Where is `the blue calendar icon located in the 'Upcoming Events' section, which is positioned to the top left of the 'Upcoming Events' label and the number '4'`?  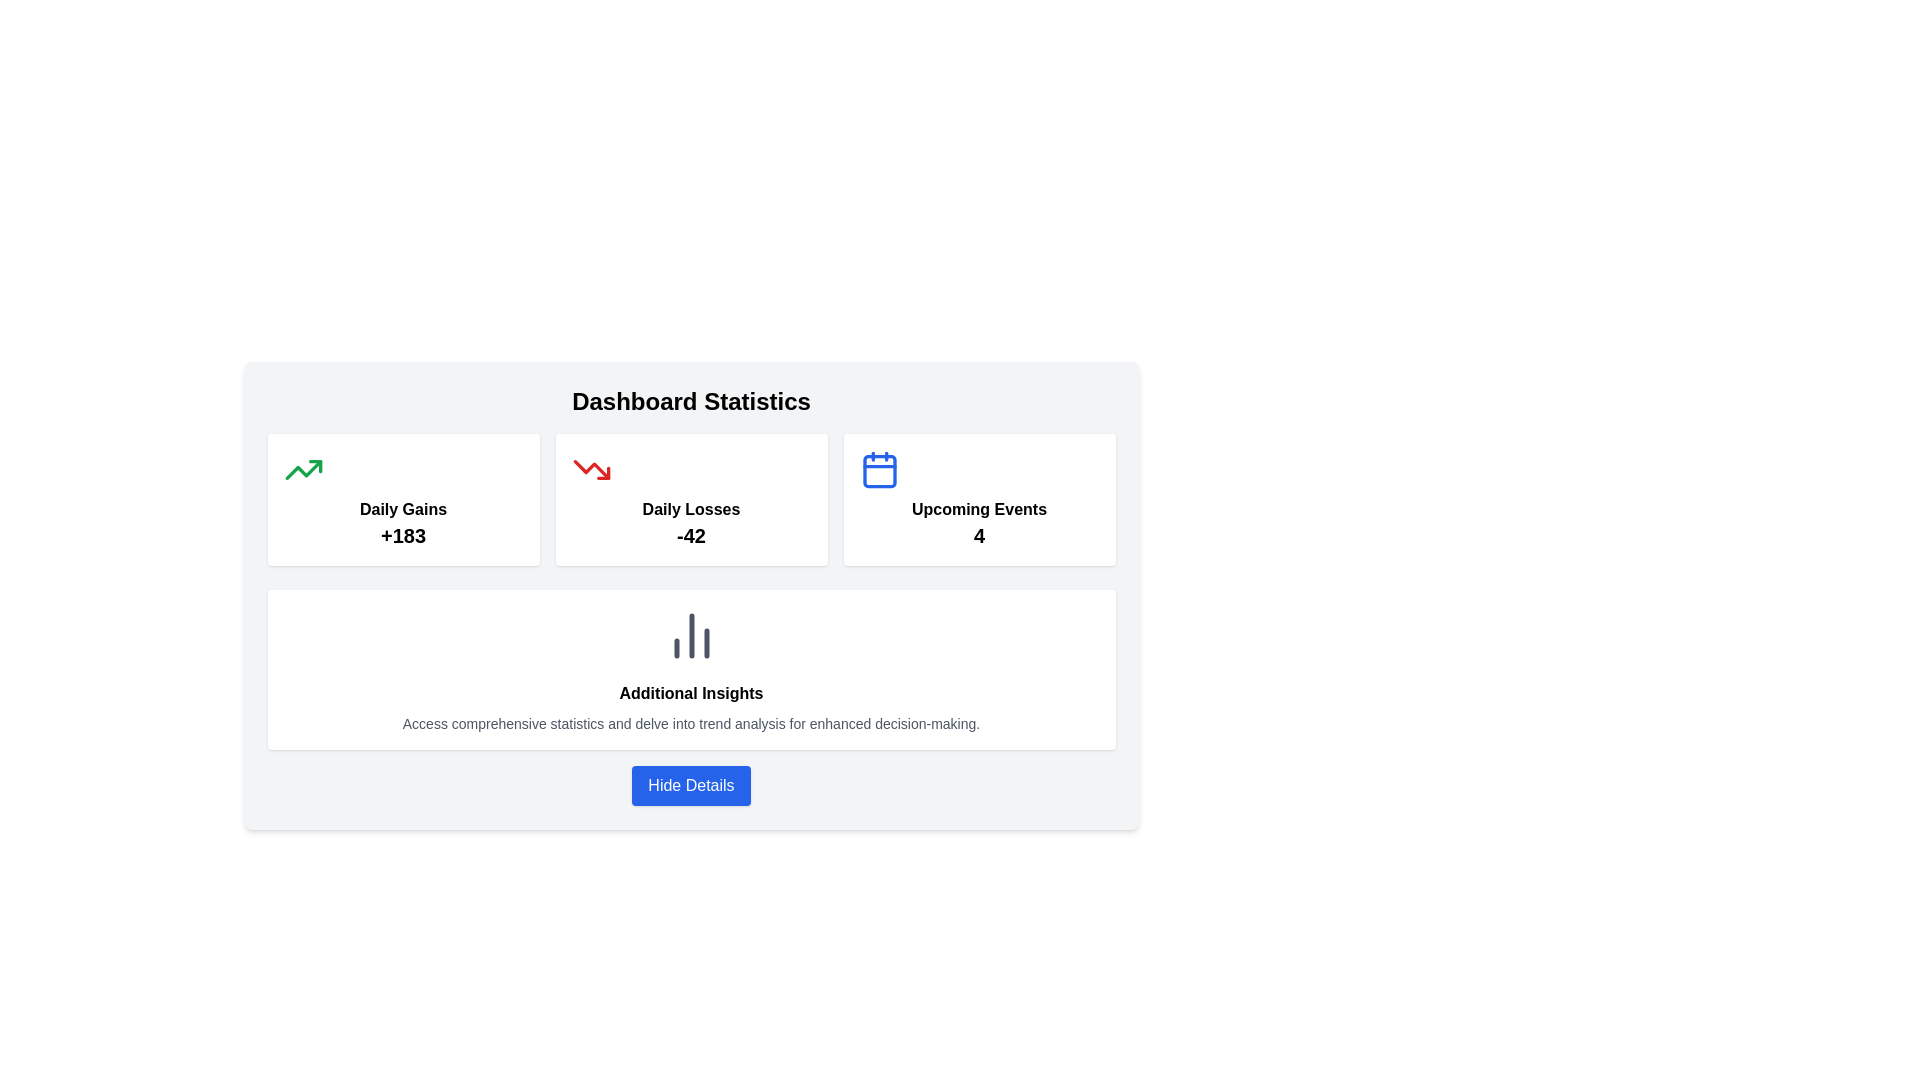
the blue calendar icon located in the 'Upcoming Events' section, which is positioned to the top left of the 'Upcoming Events' label and the number '4' is located at coordinates (879, 470).